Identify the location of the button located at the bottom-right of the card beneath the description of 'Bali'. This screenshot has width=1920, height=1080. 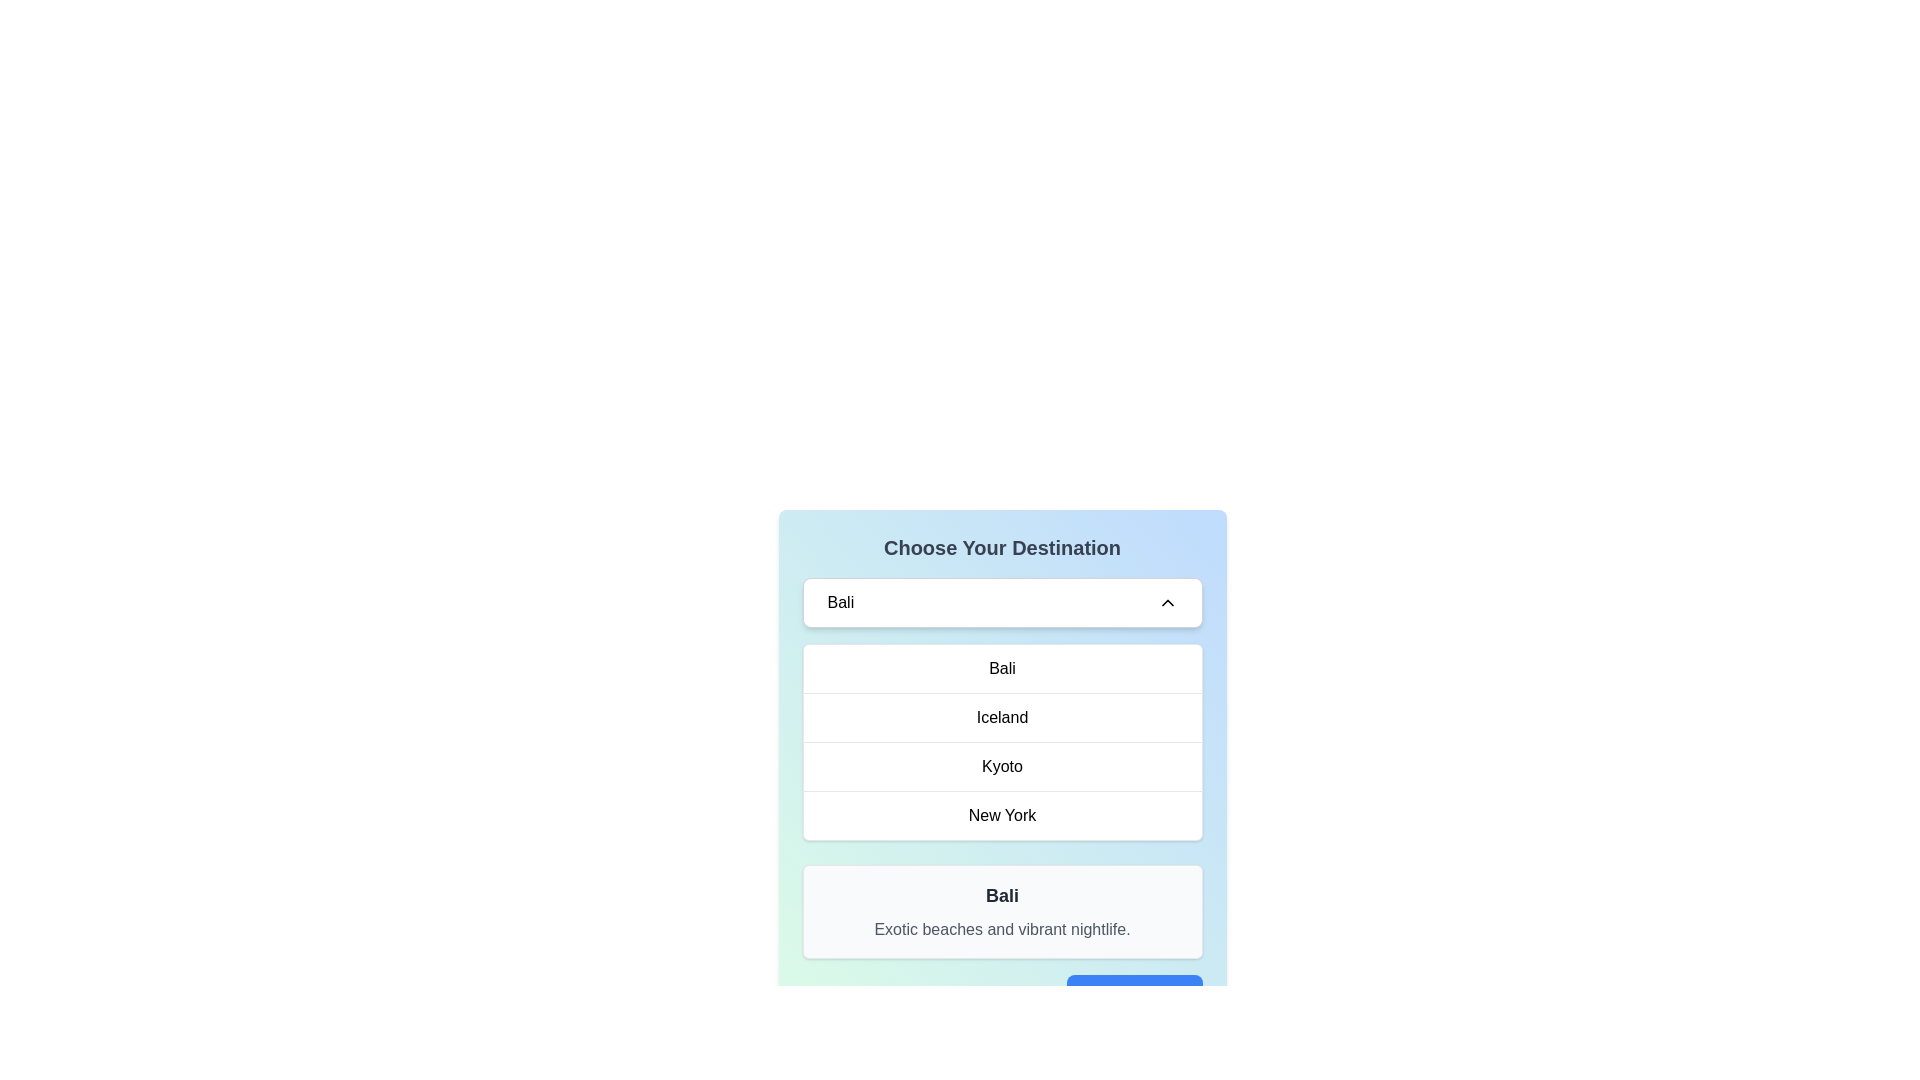
(1002, 995).